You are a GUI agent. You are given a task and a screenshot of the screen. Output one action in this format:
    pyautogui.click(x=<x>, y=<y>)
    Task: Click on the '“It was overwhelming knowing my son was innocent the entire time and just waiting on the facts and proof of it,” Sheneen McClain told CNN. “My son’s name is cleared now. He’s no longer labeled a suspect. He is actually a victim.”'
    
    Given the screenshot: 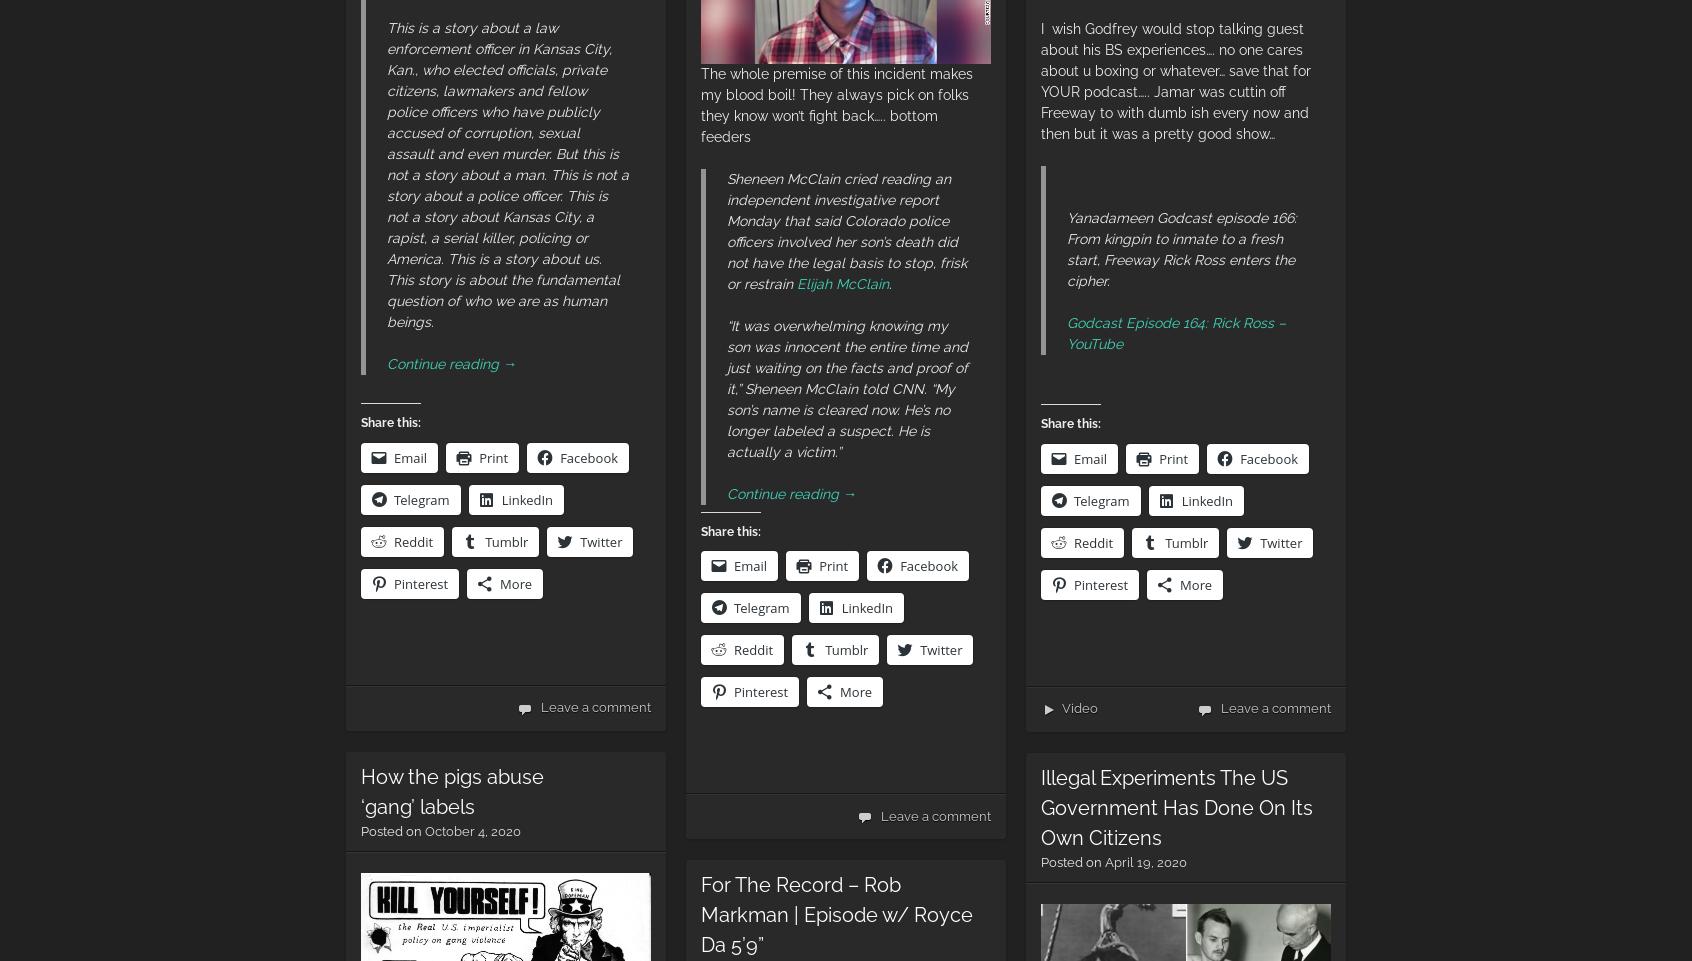 What is the action you would take?
    pyautogui.click(x=846, y=389)
    